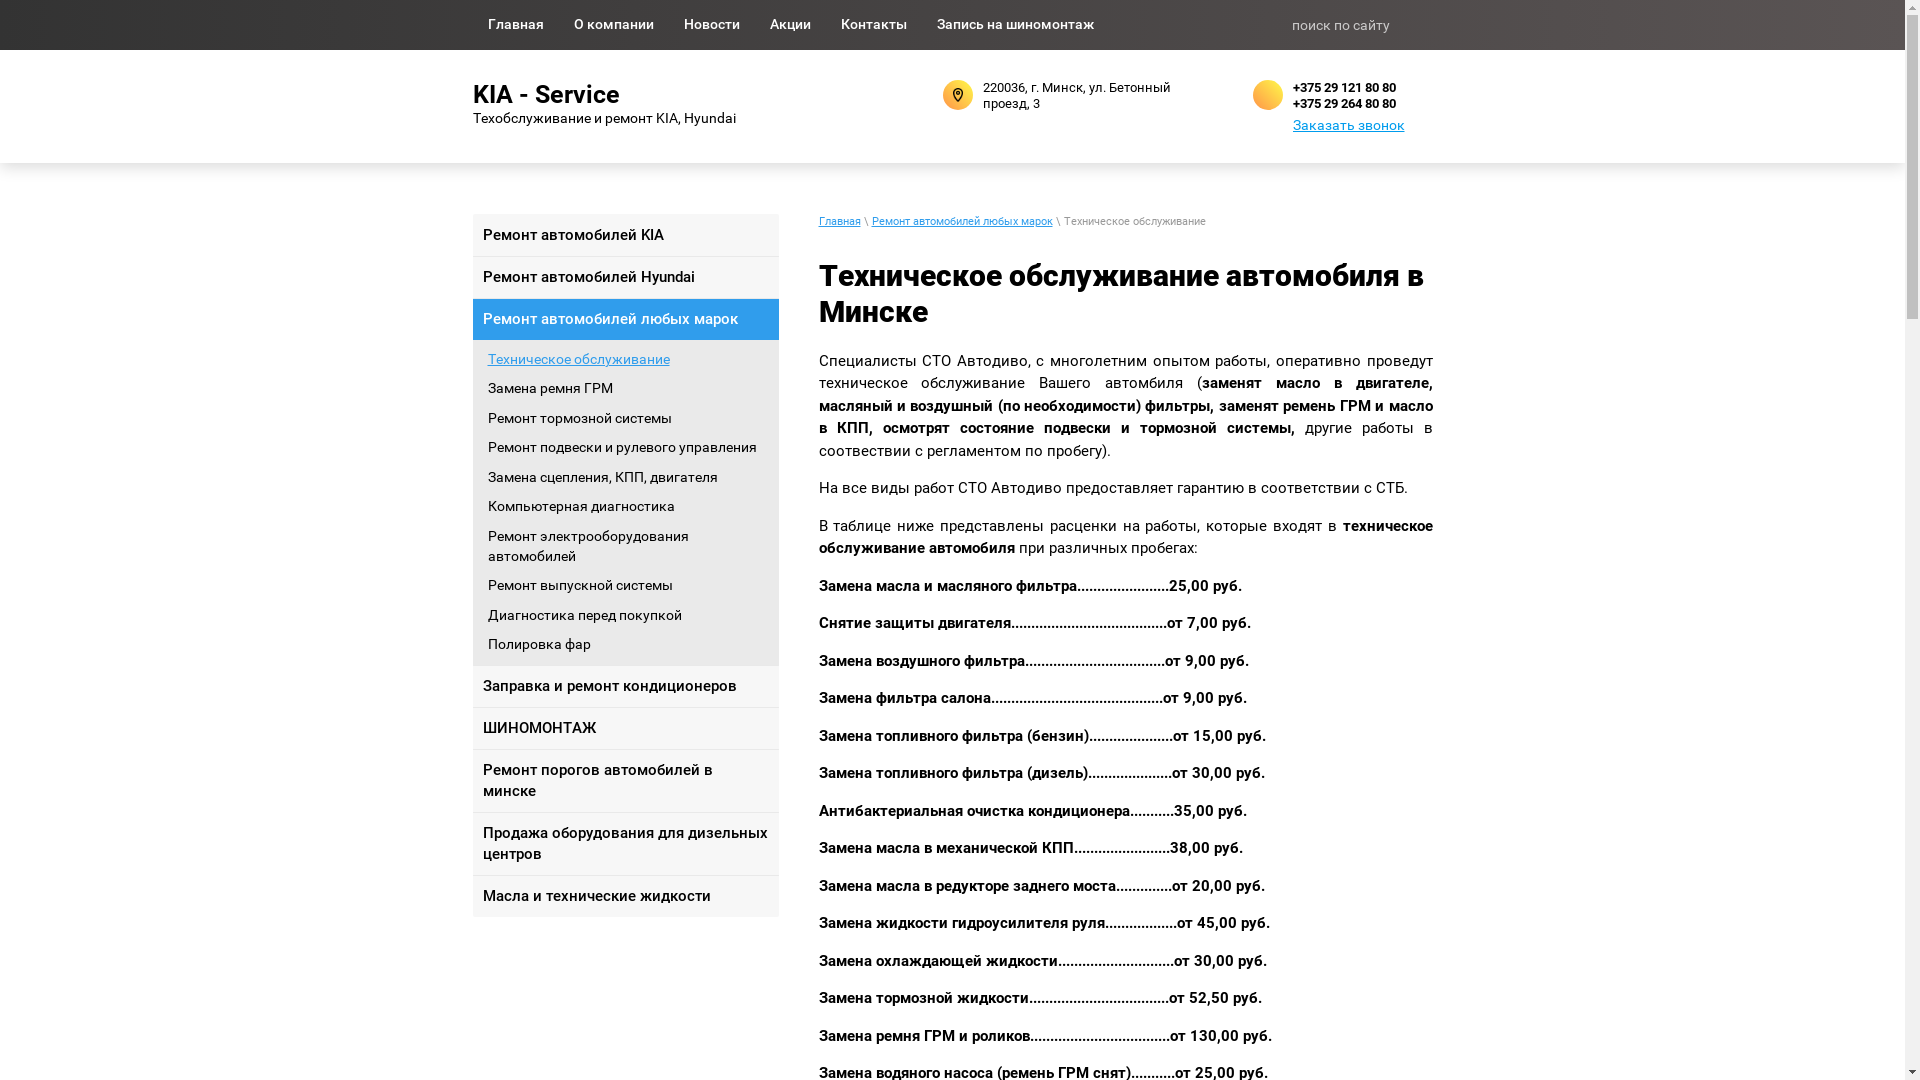 The height and width of the screenshot is (1080, 1920). What do you see at coordinates (1343, 86) in the screenshot?
I see `'+375 29 121 80 80'` at bounding box center [1343, 86].